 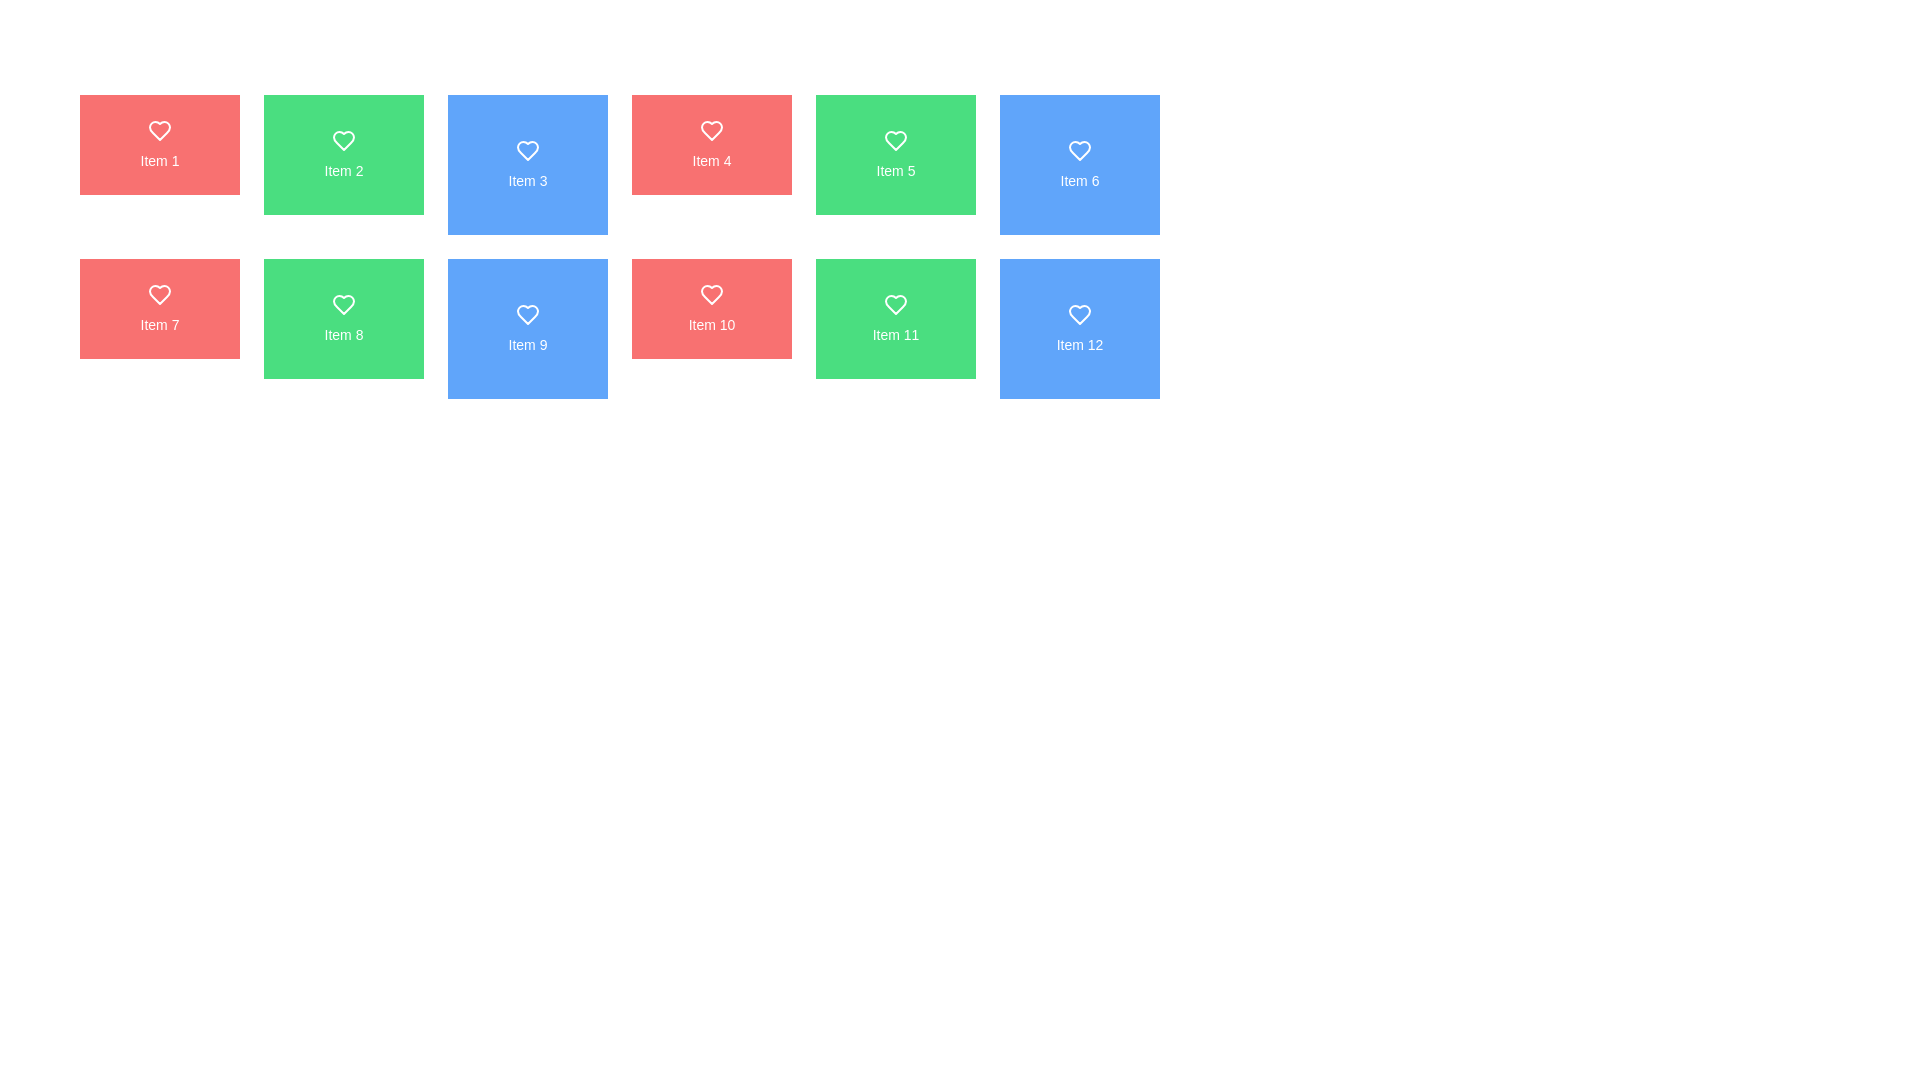 I want to click on the content tile labeled 'Item 12', which is a rectangular blue tile with a white heart icon and white text centered vertically, so click(x=1079, y=327).